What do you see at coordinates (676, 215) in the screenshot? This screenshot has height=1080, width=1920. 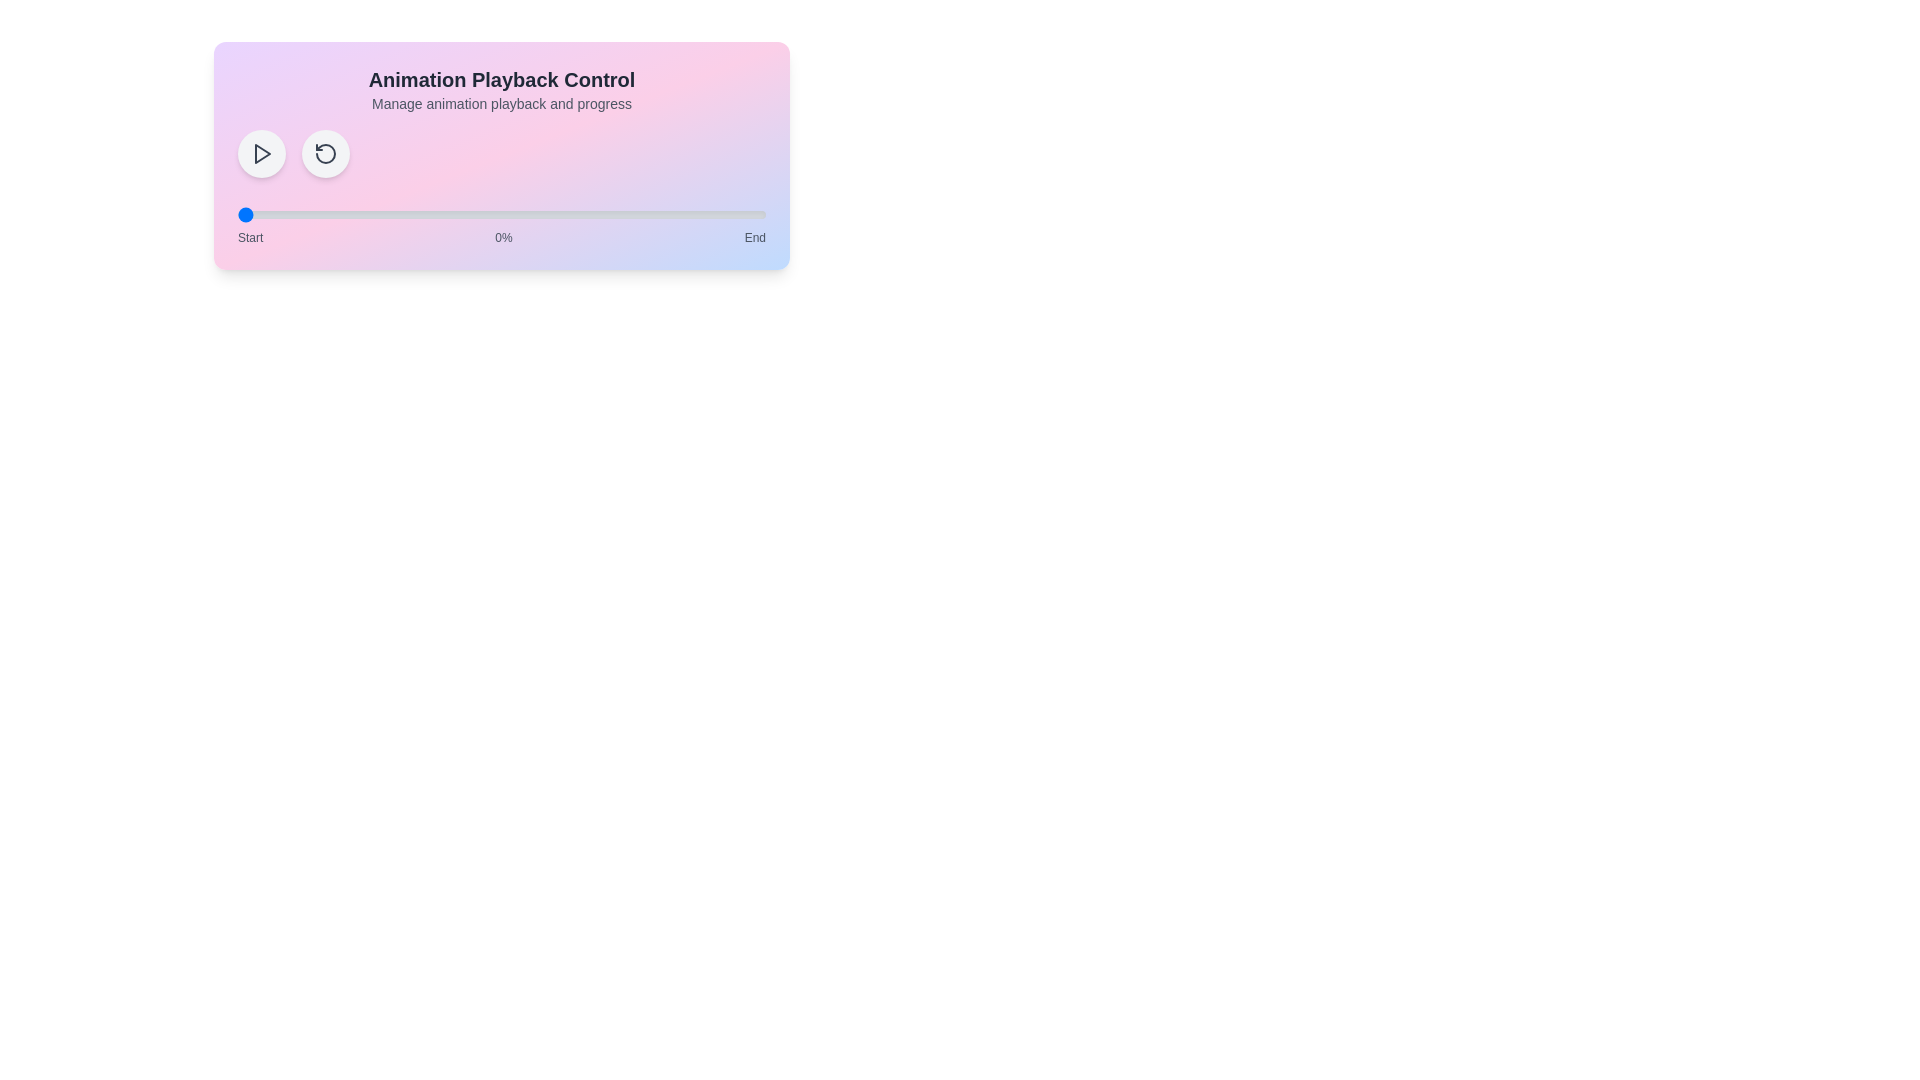 I see `the animation progress to 83% by interacting with the range slider` at bounding box center [676, 215].